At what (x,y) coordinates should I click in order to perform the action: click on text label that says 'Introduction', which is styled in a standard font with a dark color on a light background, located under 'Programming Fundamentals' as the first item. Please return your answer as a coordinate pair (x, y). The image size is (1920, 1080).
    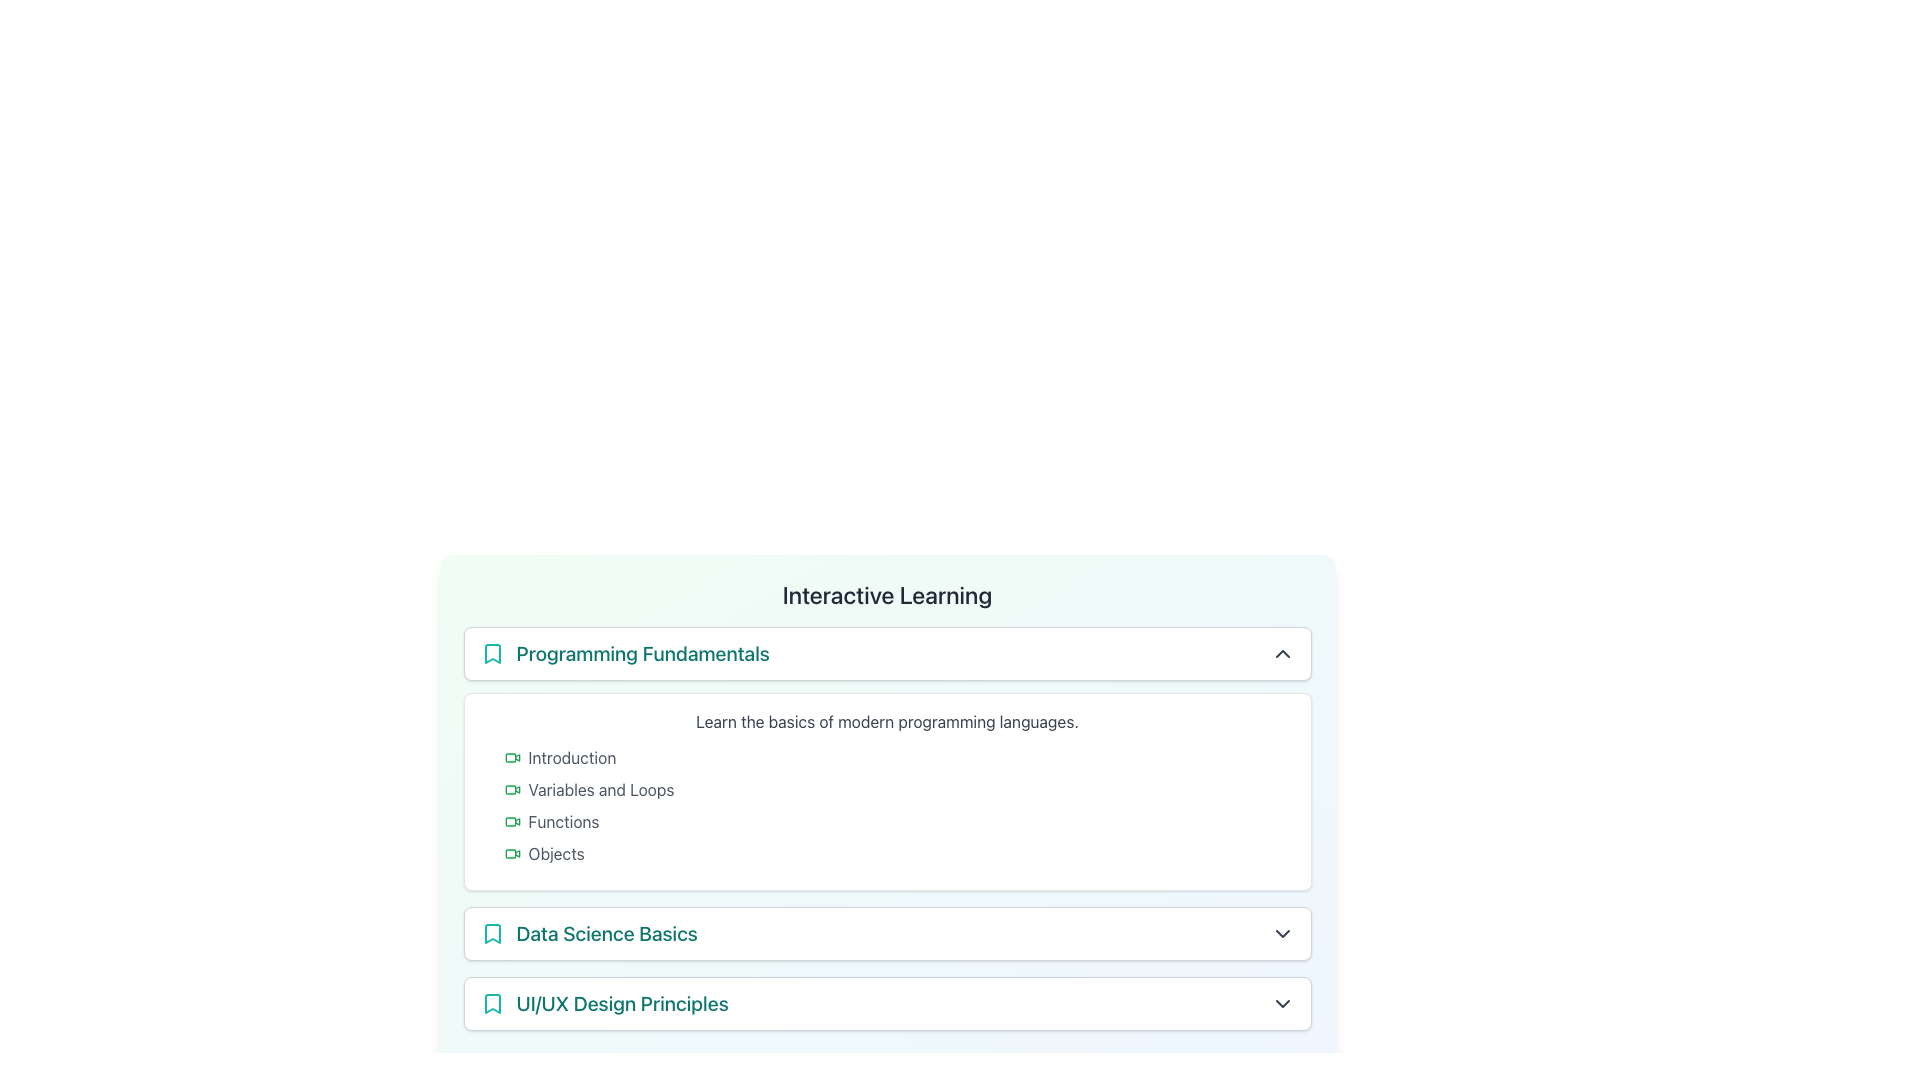
    Looking at the image, I should click on (571, 758).